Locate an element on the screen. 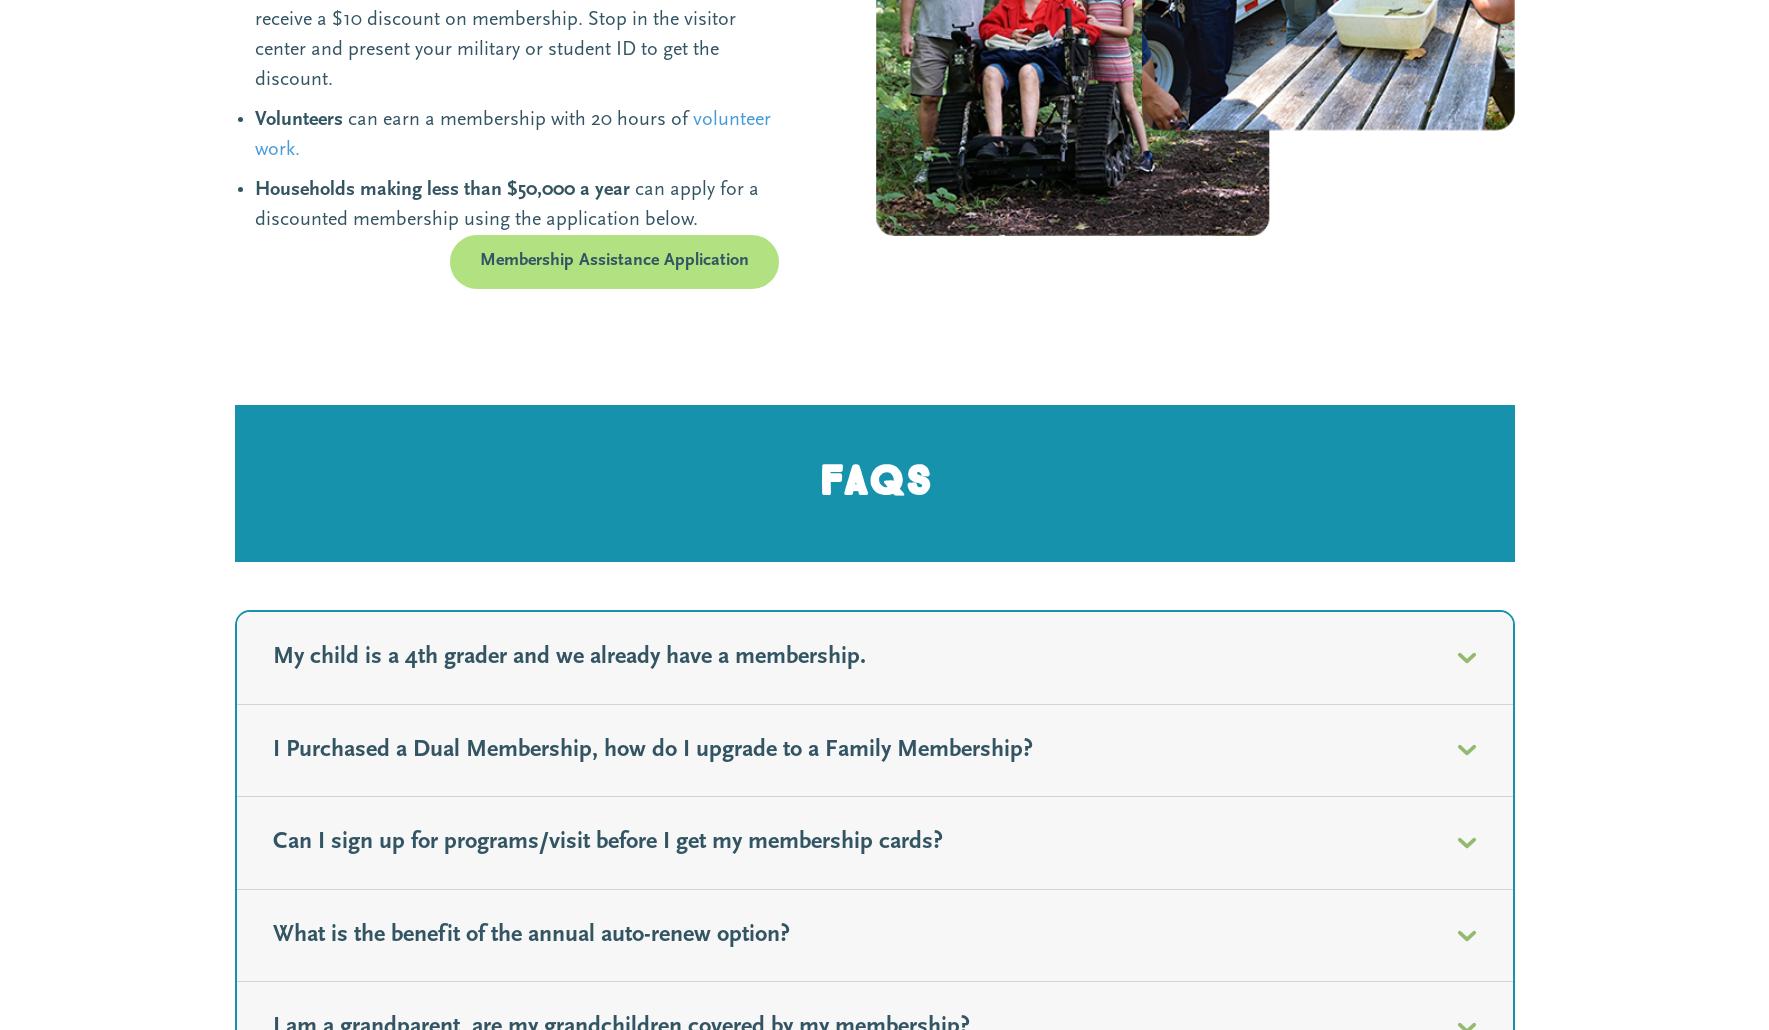  'I Purchased a Dual Membership, how do I upgrade to a Family Membership?' is located at coordinates (652, 749).